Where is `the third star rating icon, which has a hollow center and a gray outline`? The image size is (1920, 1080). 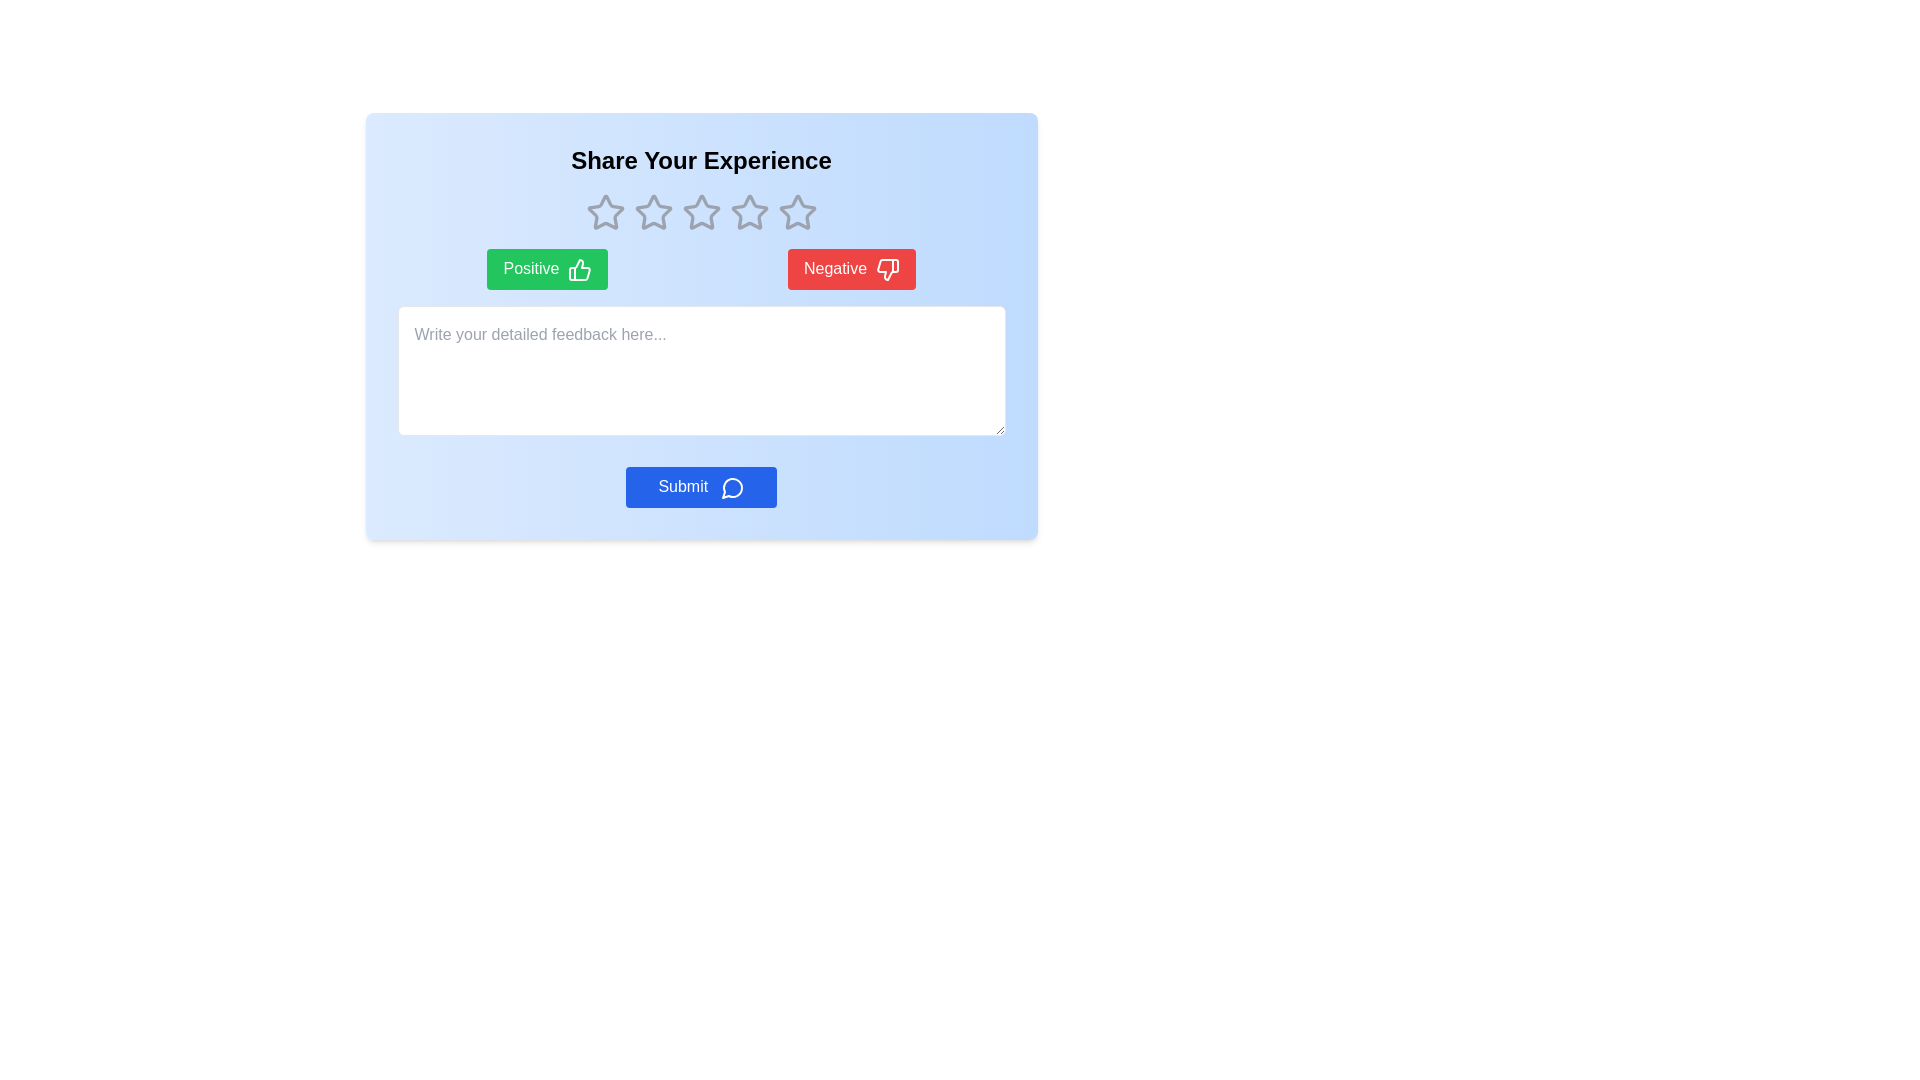 the third star rating icon, which has a hollow center and a gray outline is located at coordinates (748, 212).